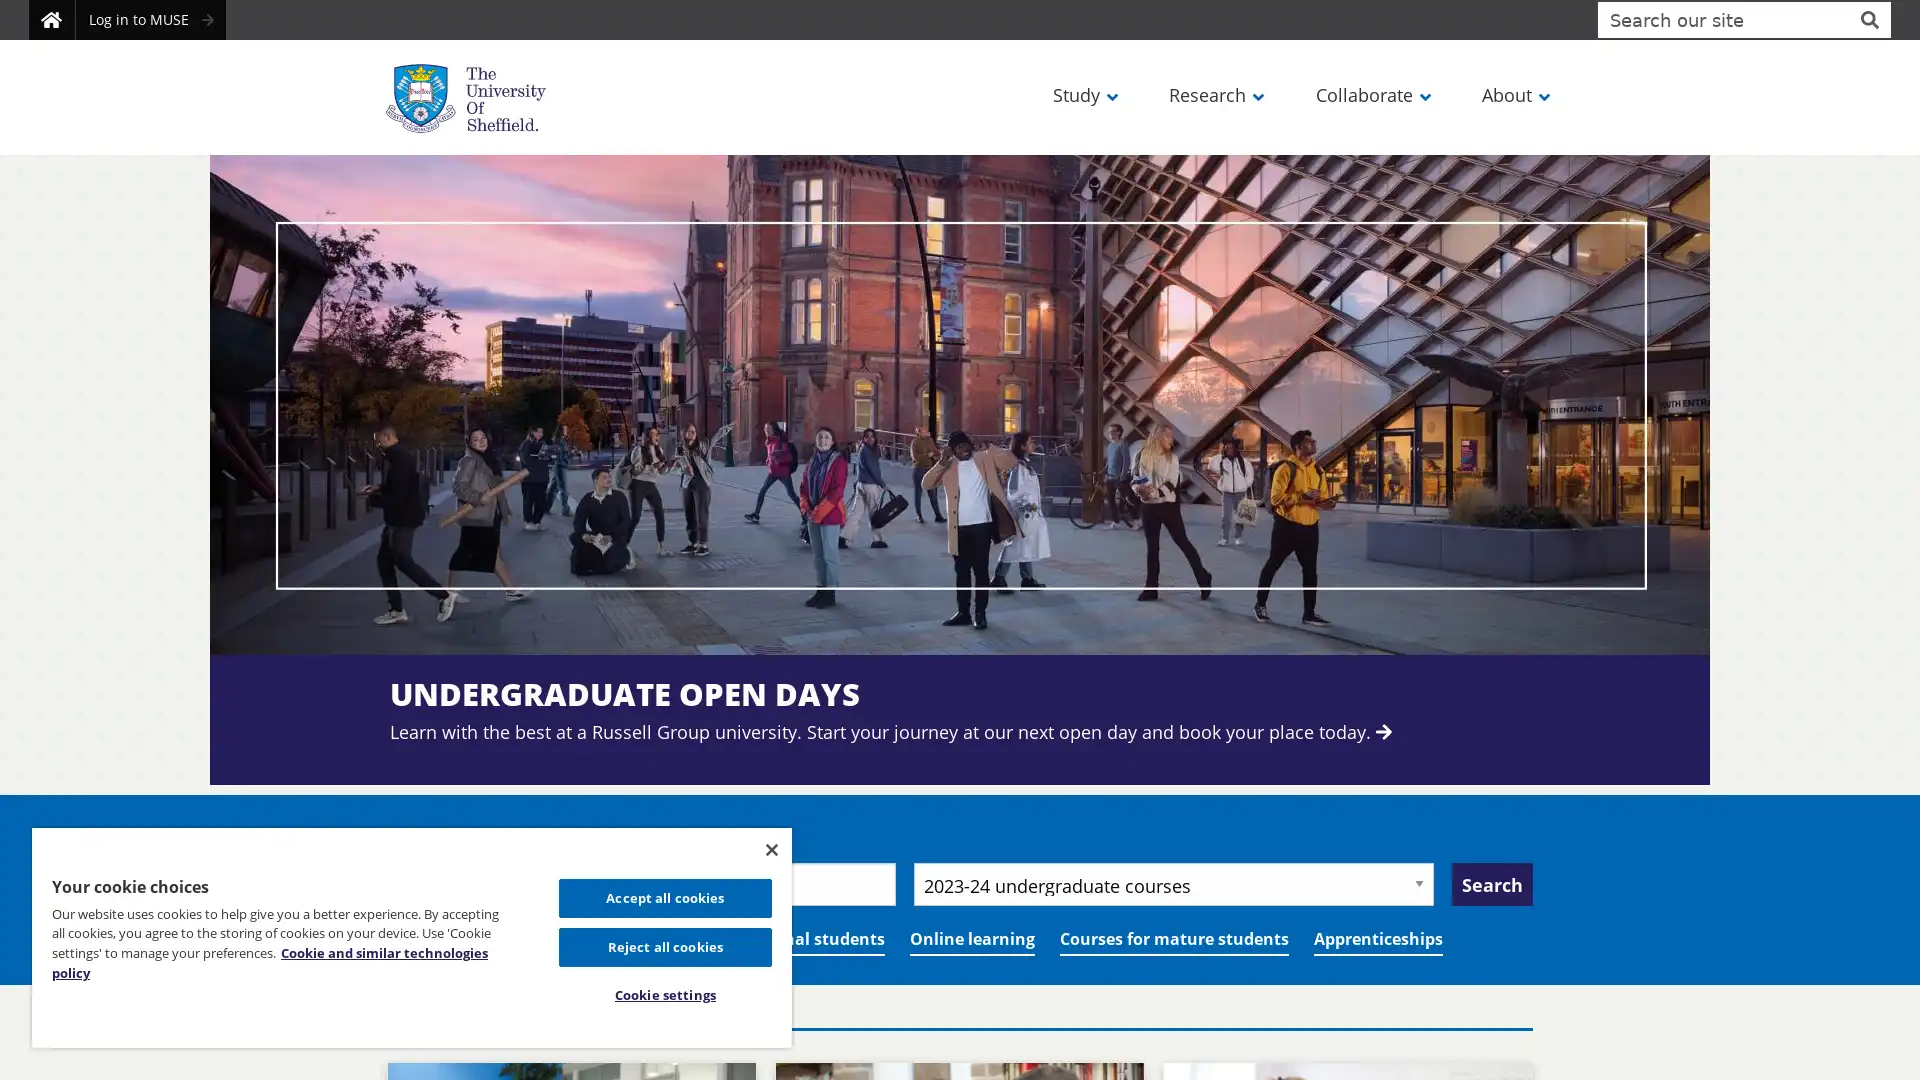 The height and width of the screenshot is (1080, 1920). I want to click on Close, so click(770, 848).